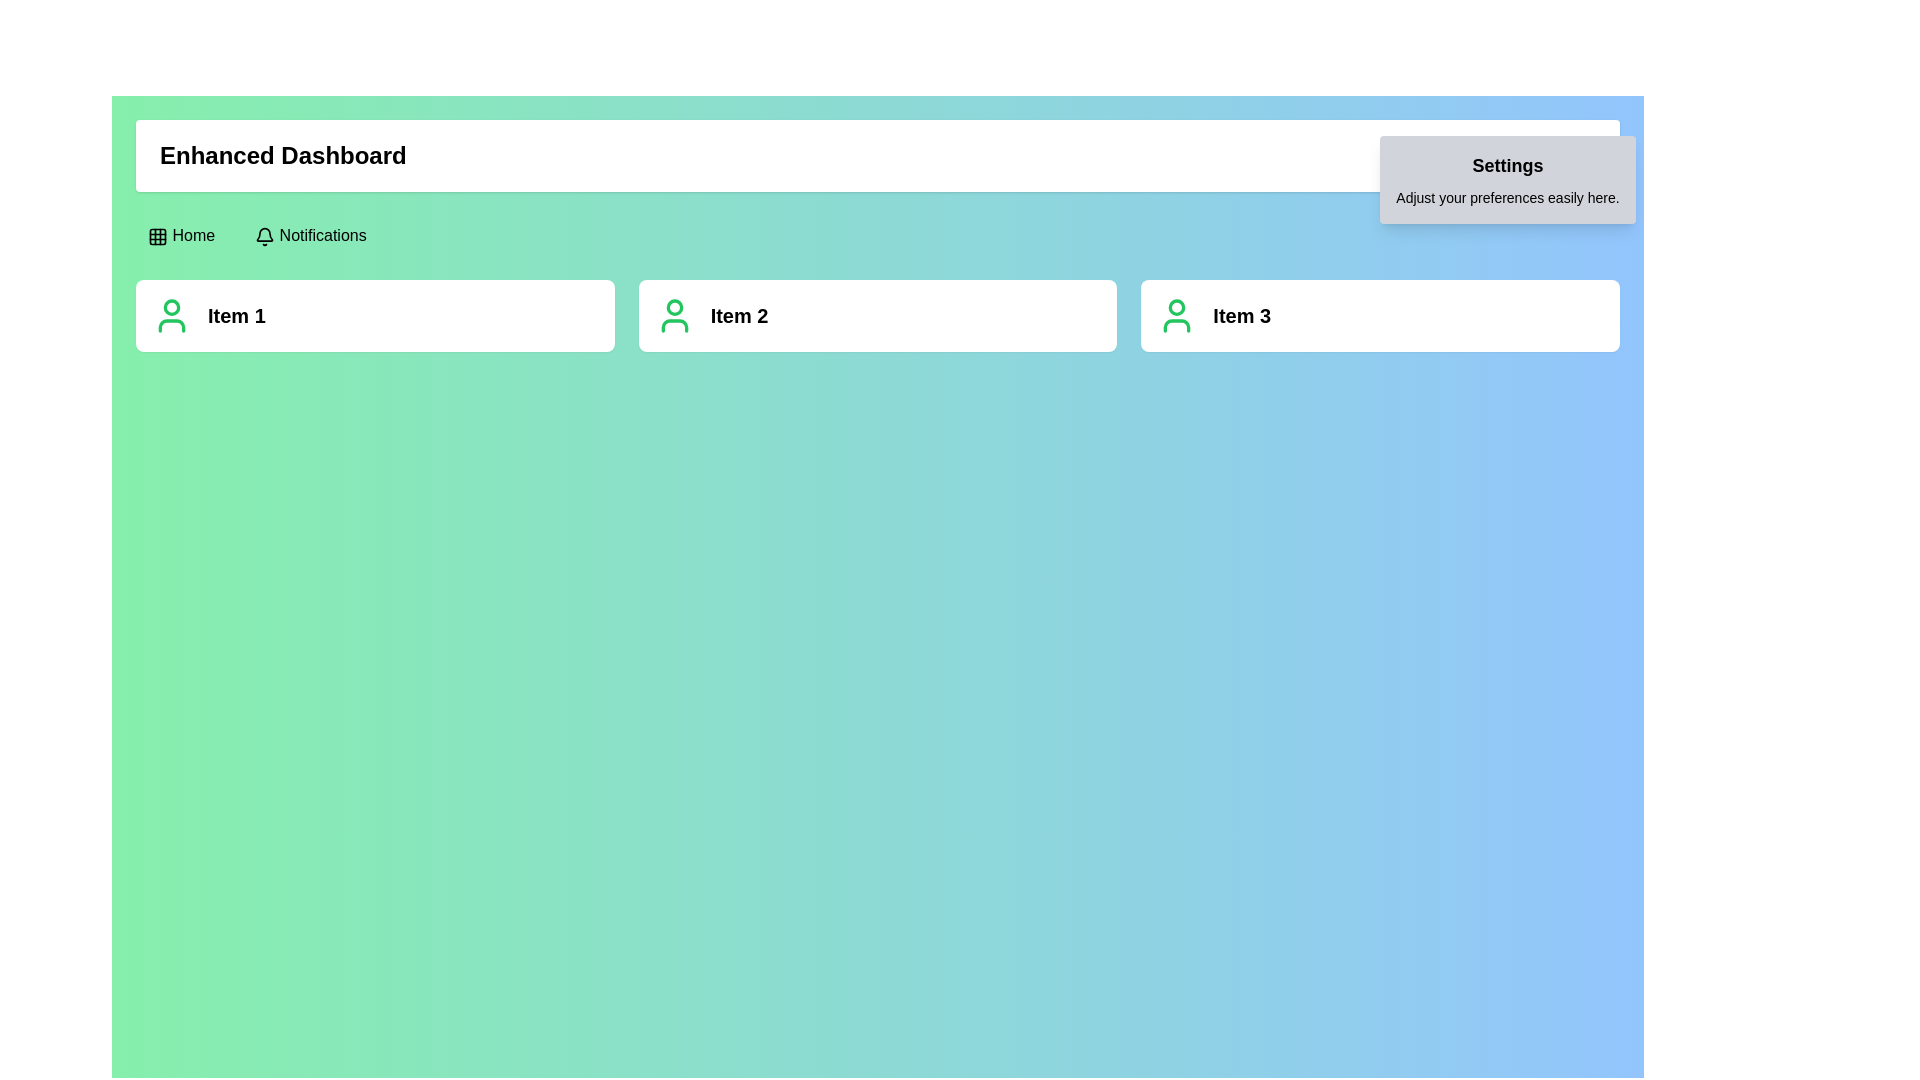  What do you see at coordinates (674, 307) in the screenshot?
I see `the Decorative SVG circle, which is a green circular outline located centrally within the user icon in the 'Item 2' card` at bounding box center [674, 307].